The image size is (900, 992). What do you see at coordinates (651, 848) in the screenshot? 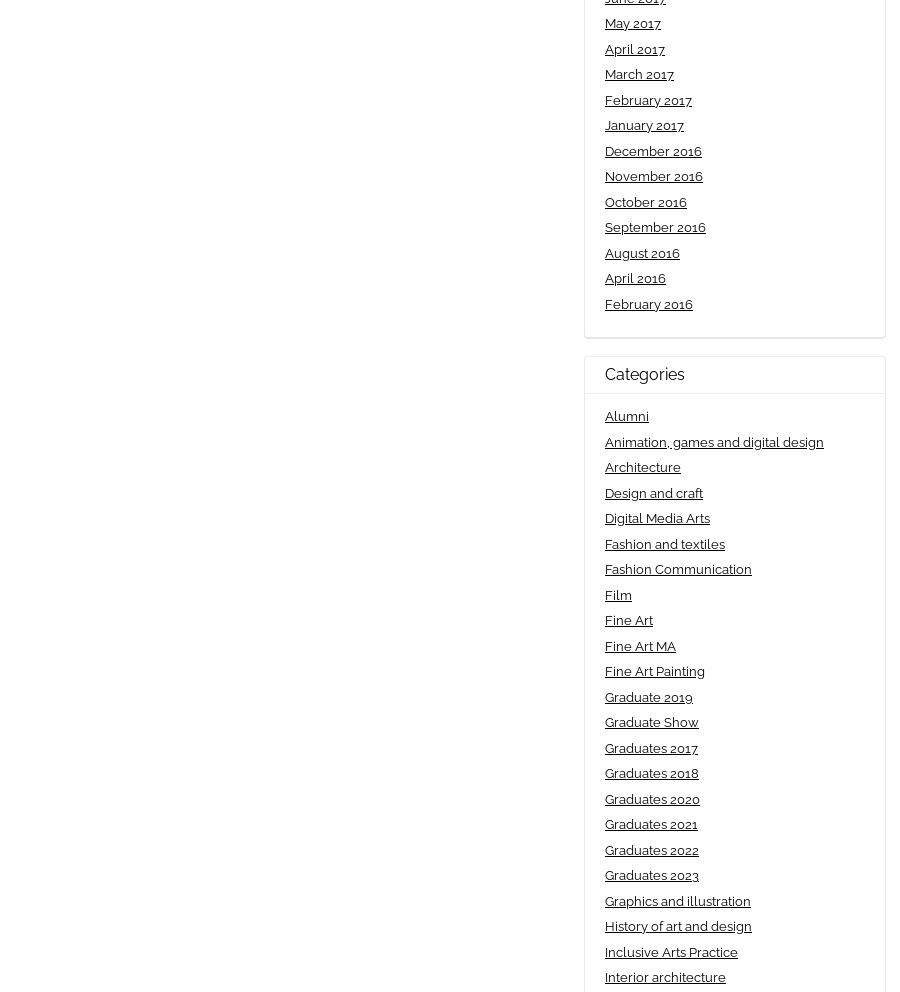
I see `'Graduates 2022'` at bounding box center [651, 848].